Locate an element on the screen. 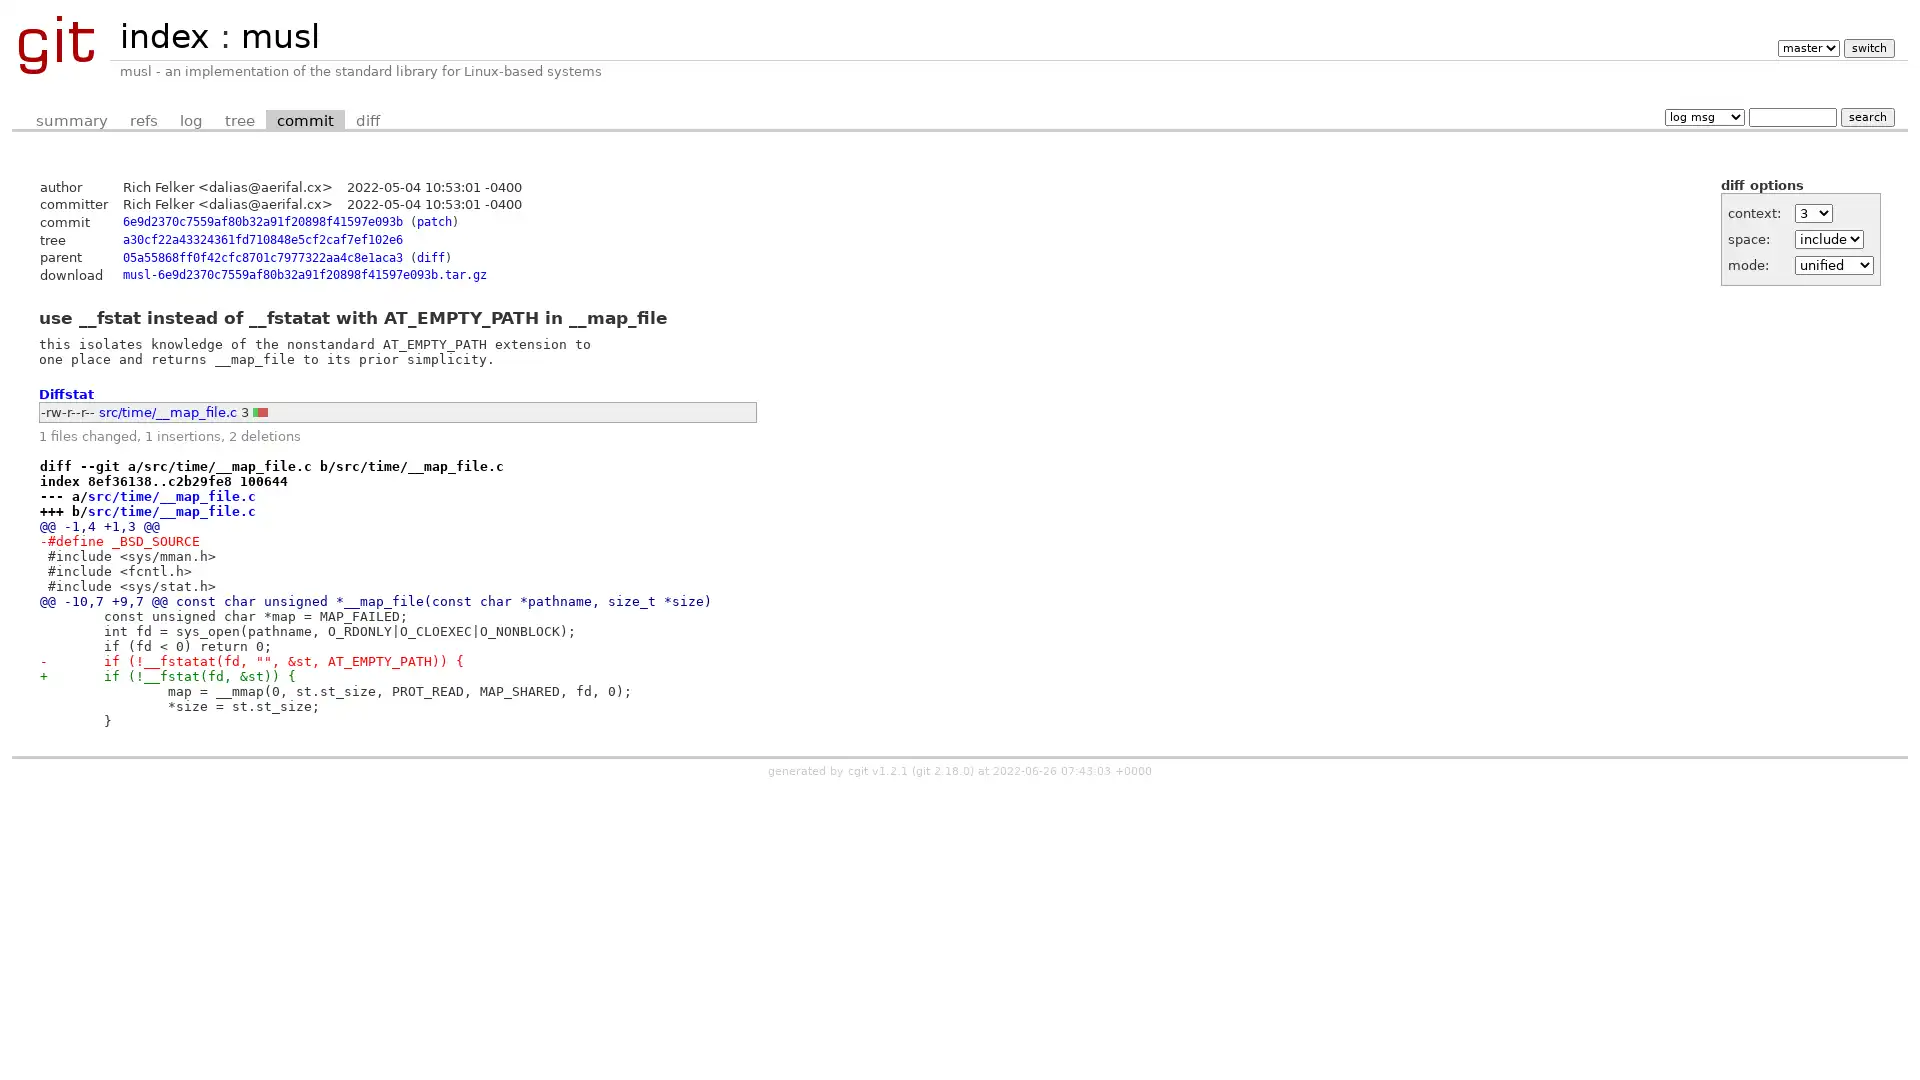  search is located at coordinates (1866, 116).